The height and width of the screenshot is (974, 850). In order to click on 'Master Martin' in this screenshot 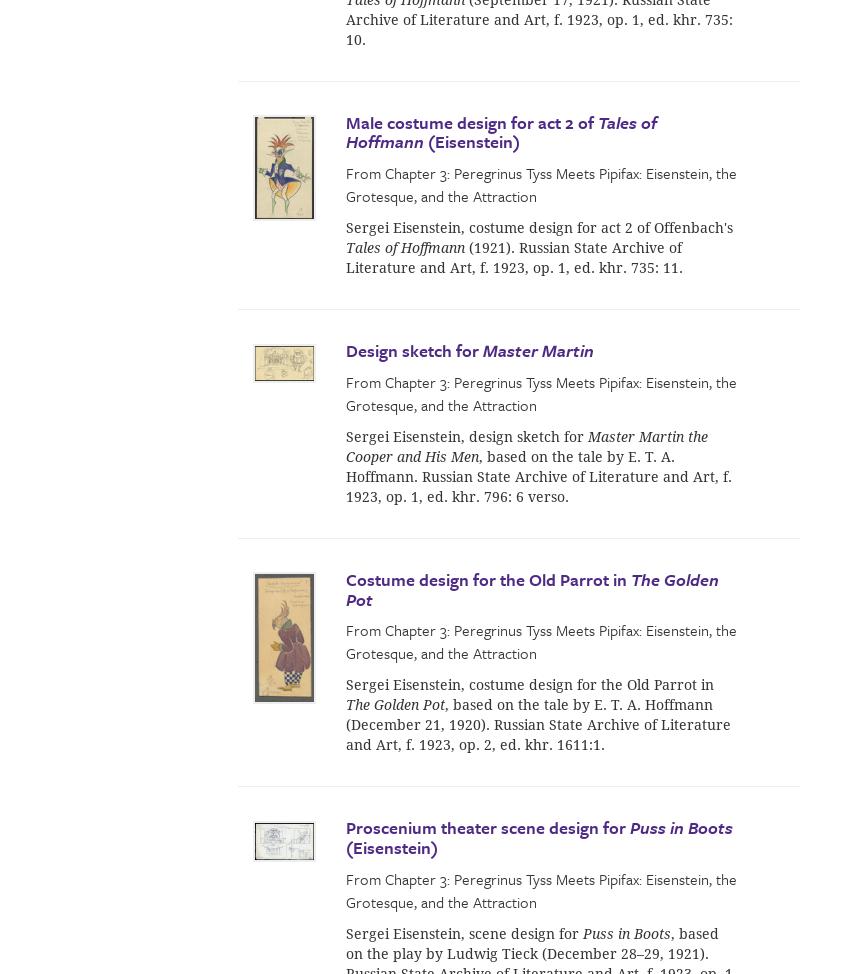, I will do `click(537, 350)`.